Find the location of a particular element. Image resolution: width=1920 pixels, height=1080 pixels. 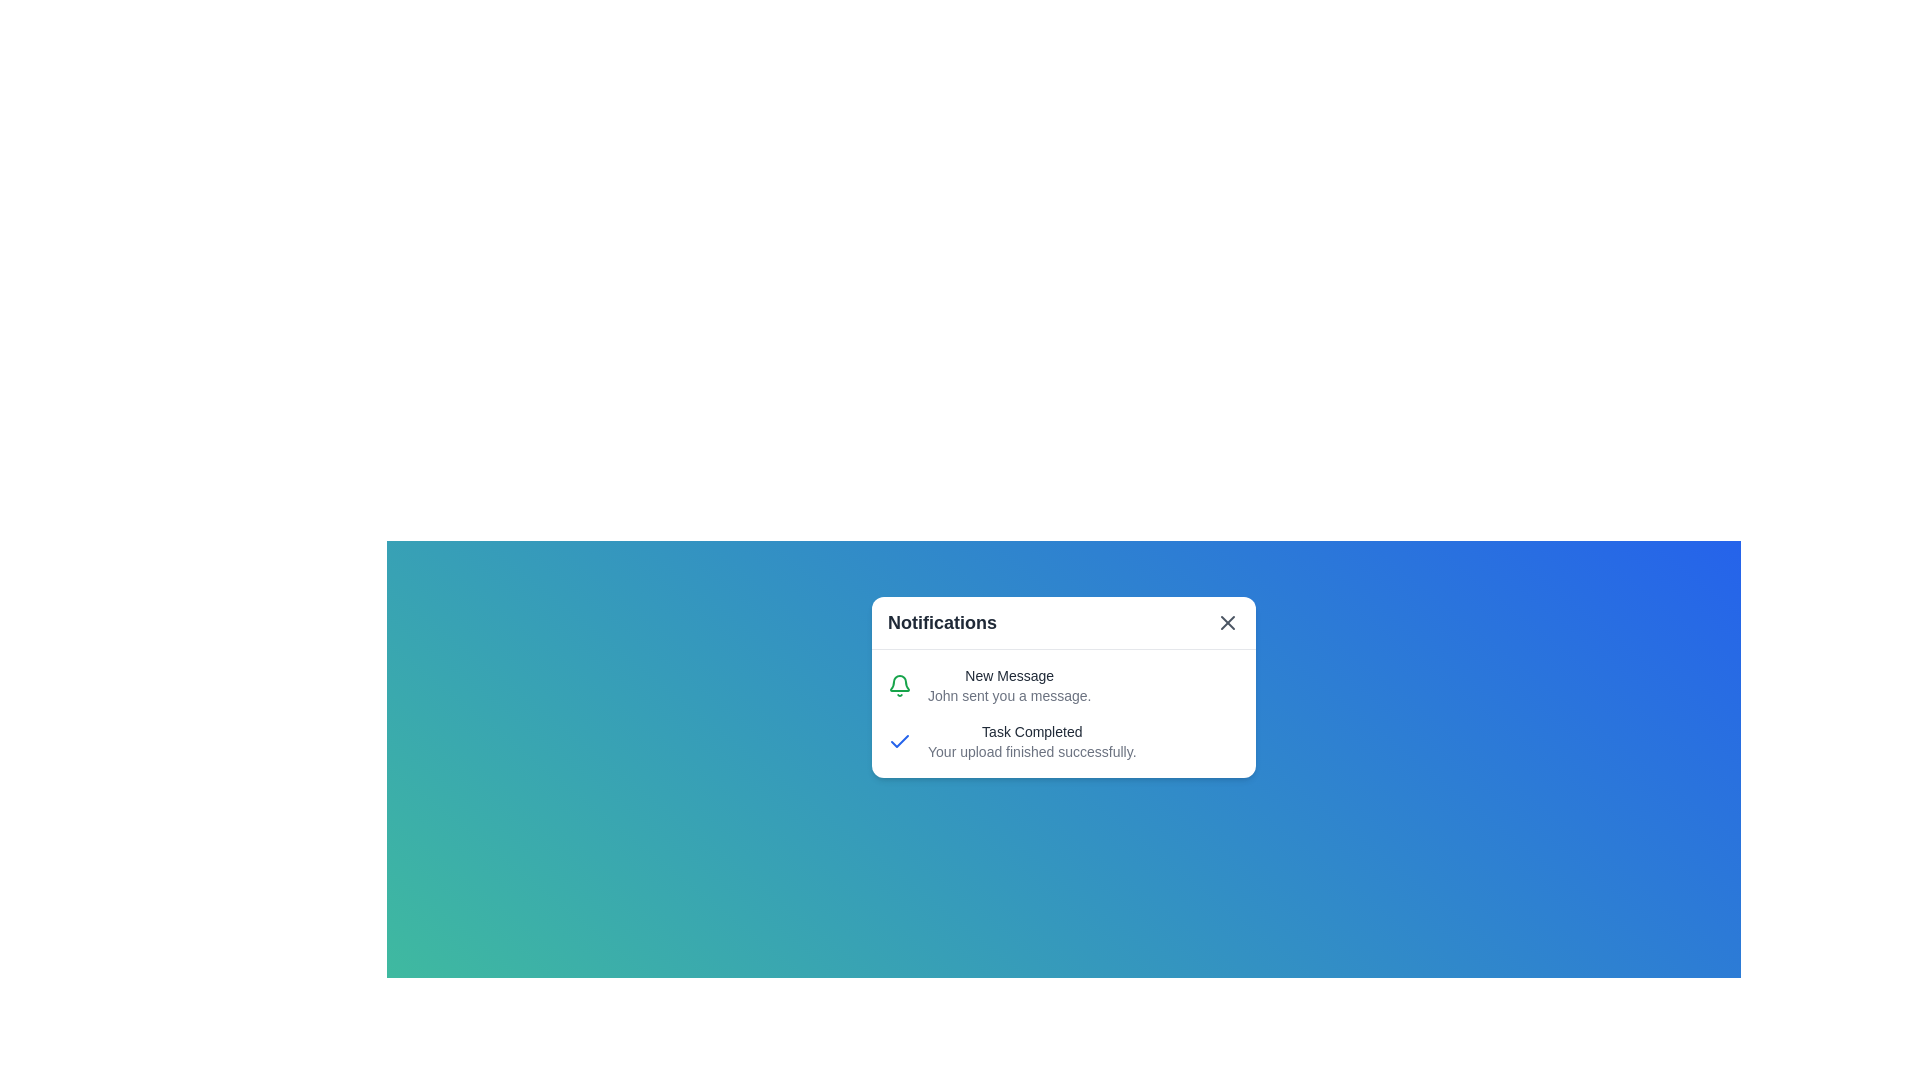

the Close button icon (X) in the upper-right corner of the notification dialog to change its color to red if applicable is located at coordinates (1227, 622).